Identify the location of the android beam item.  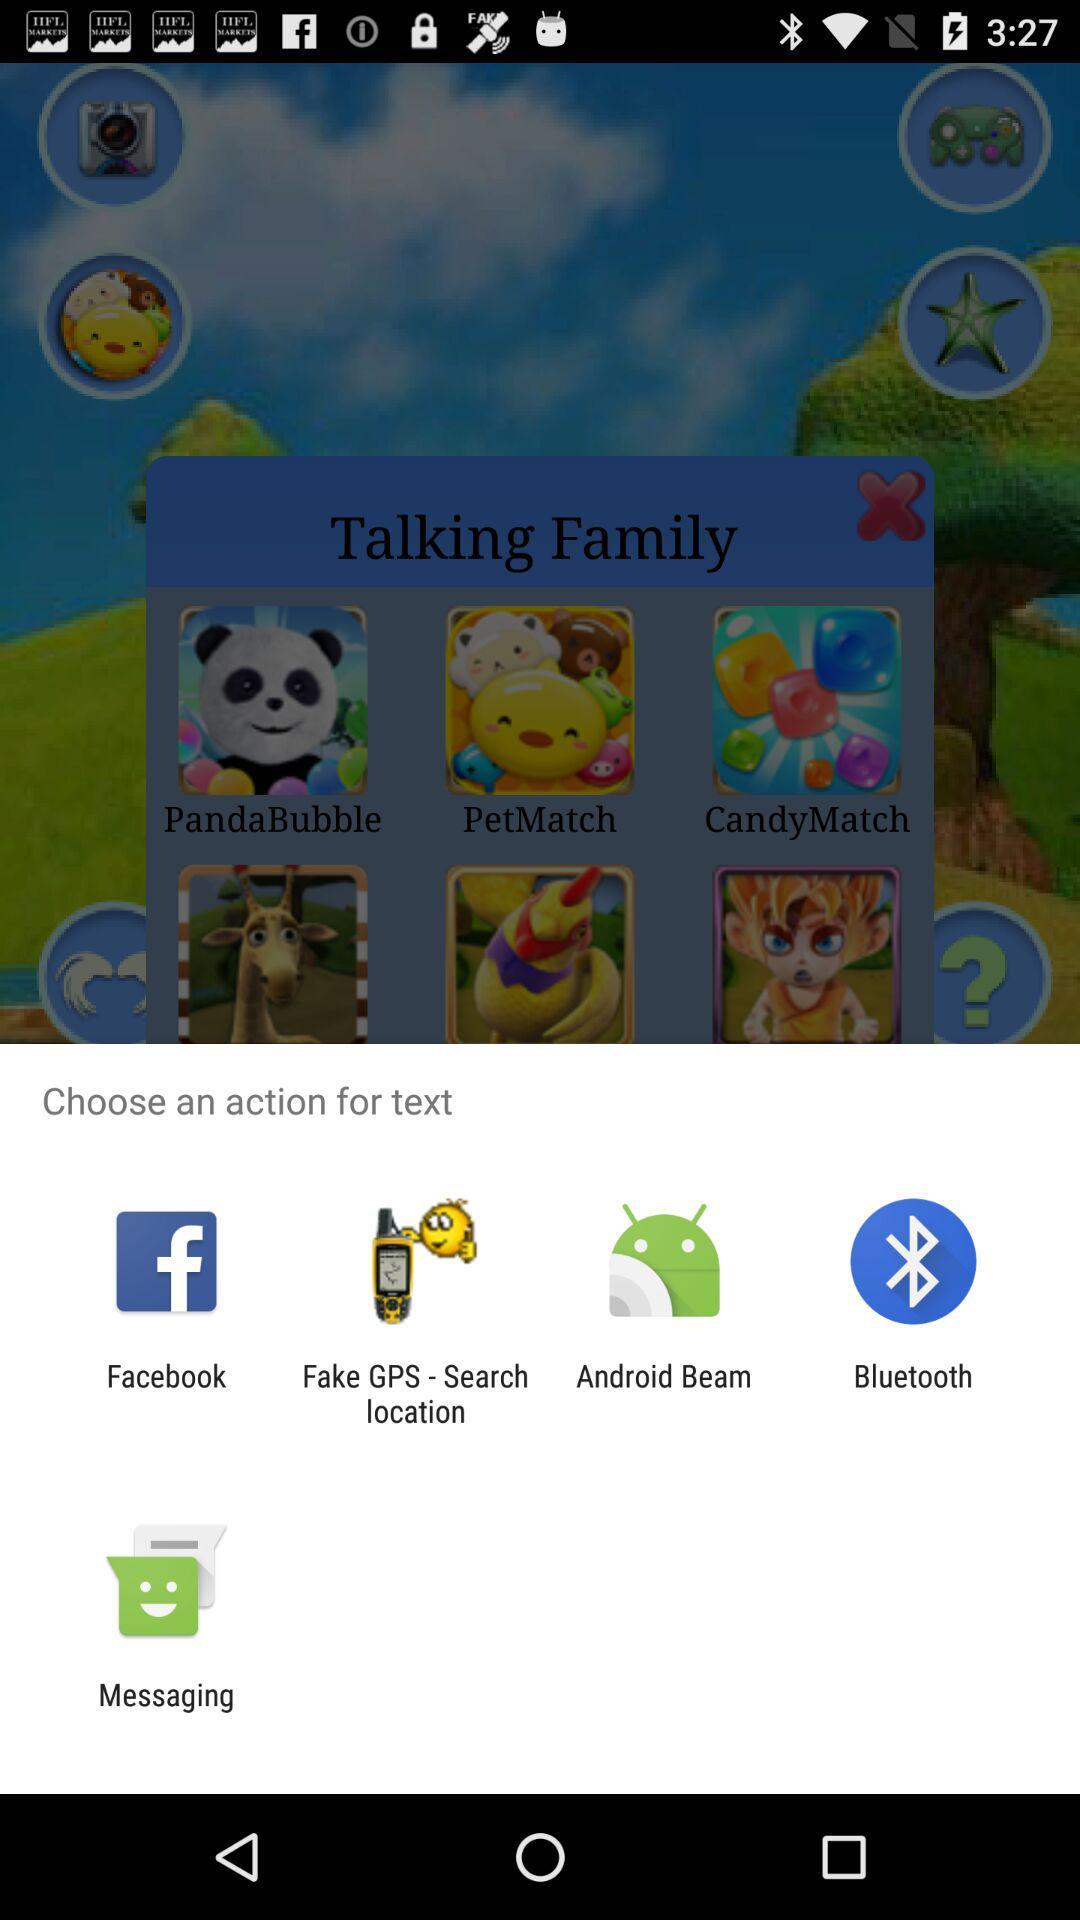
(664, 1392).